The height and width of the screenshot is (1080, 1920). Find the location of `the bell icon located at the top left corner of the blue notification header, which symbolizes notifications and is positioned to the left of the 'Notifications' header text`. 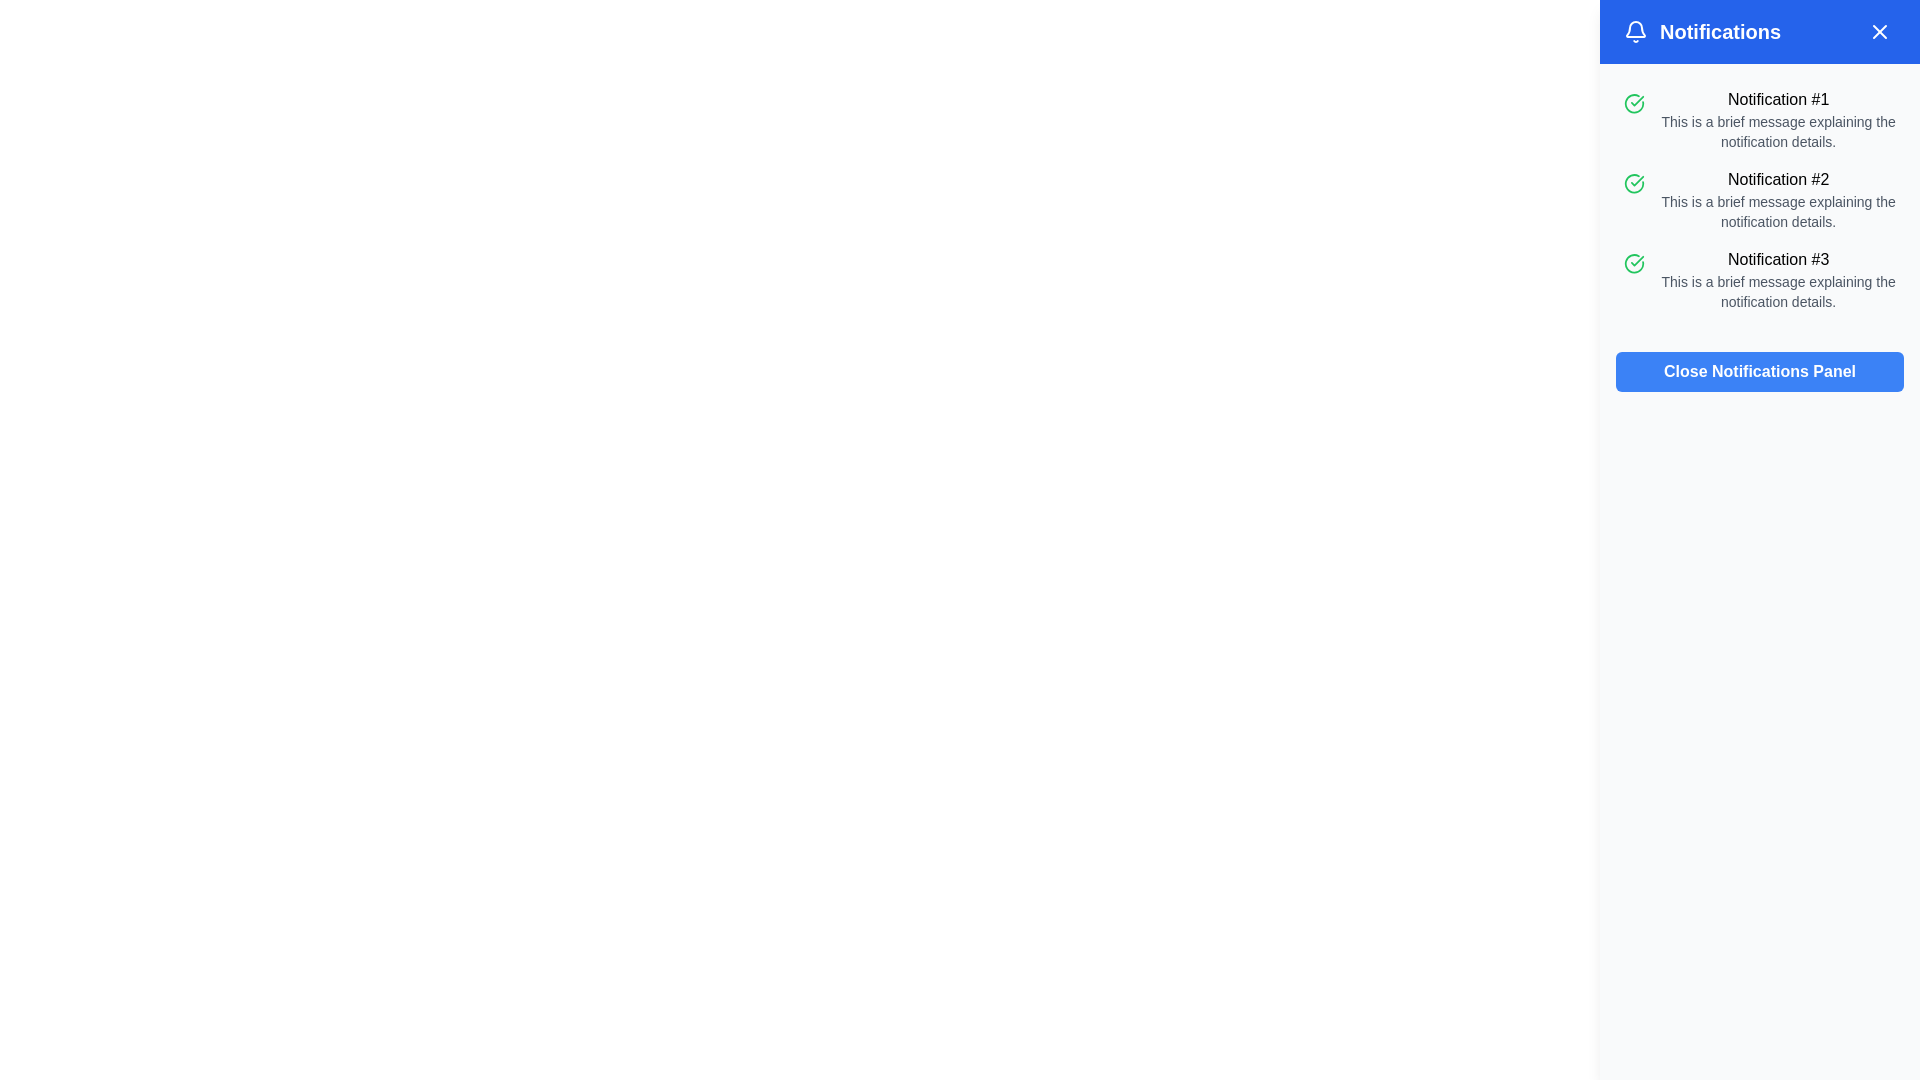

the bell icon located at the top left corner of the blue notification header, which symbolizes notifications and is positioned to the left of the 'Notifications' header text is located at coordinates (1636, 31).